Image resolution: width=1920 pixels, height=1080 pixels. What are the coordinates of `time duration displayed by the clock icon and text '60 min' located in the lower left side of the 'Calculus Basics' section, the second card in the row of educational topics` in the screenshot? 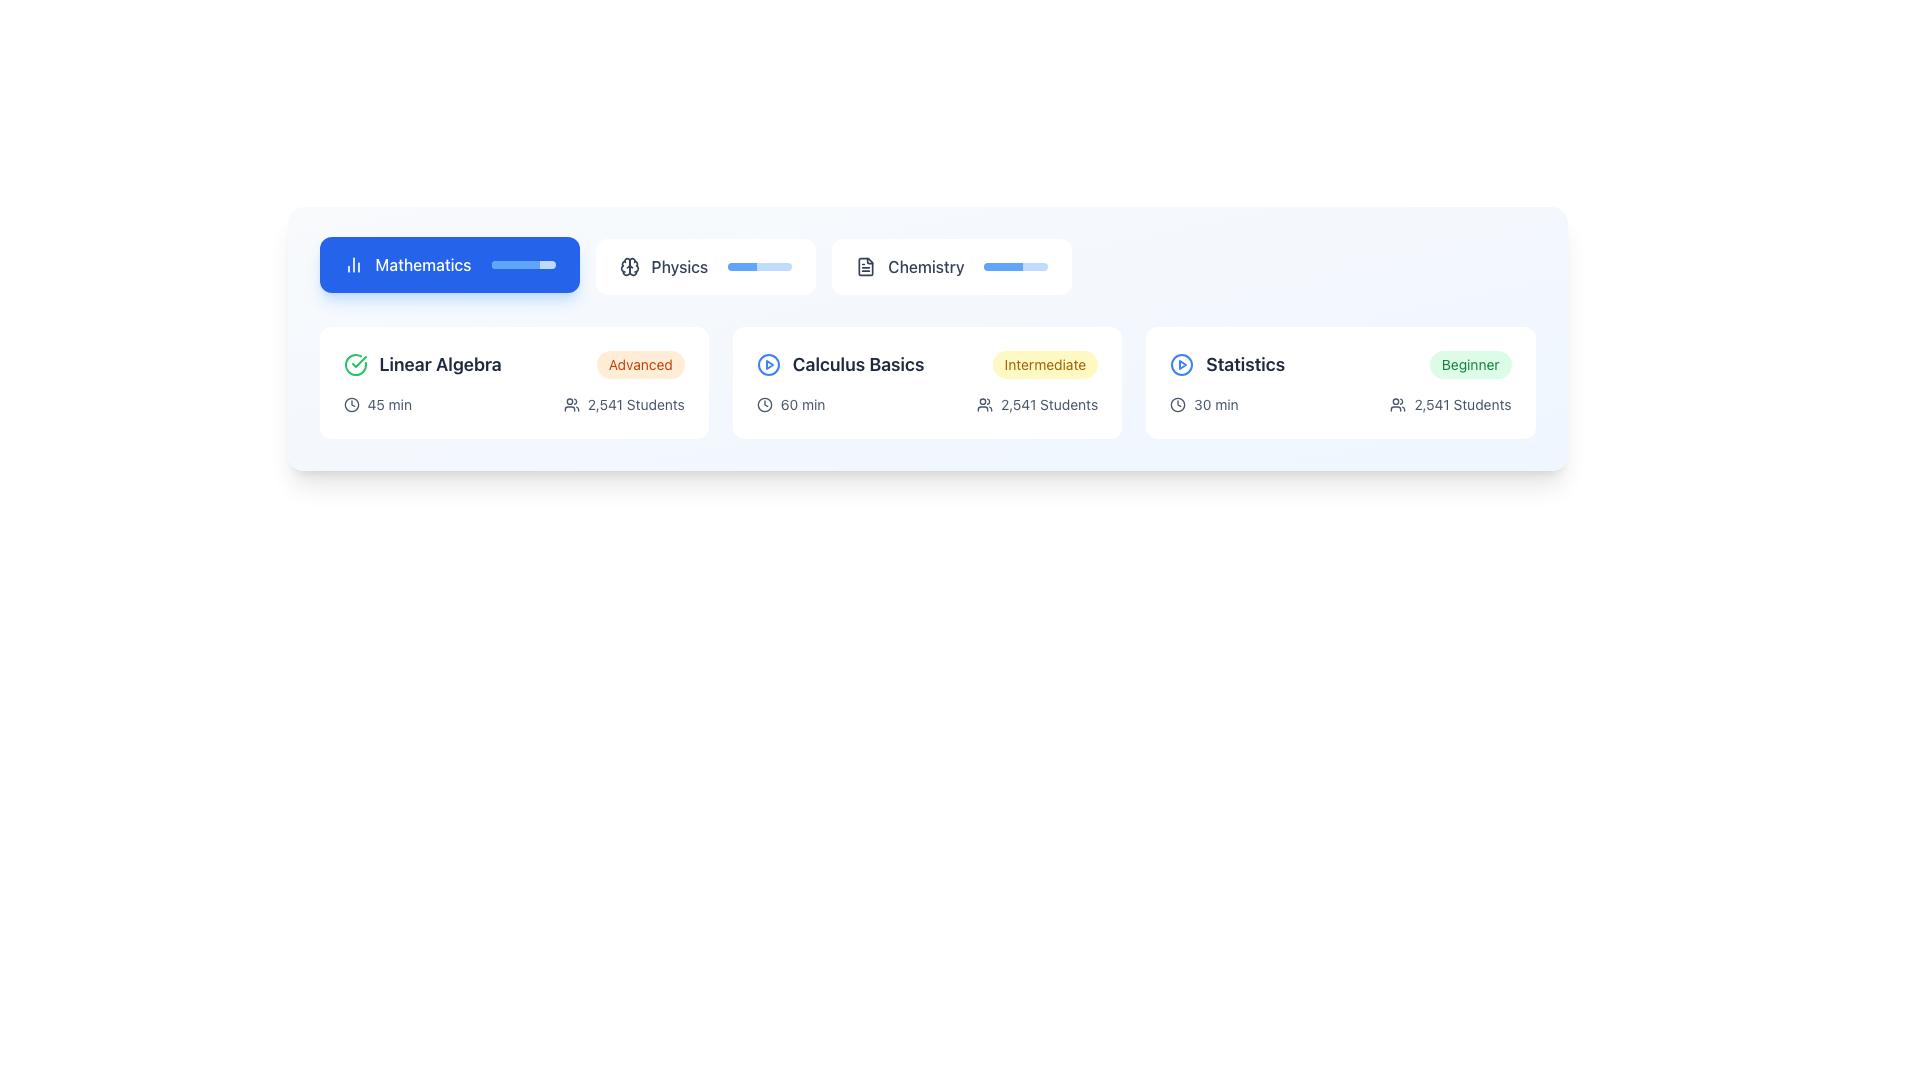 It's located at (790, 405).